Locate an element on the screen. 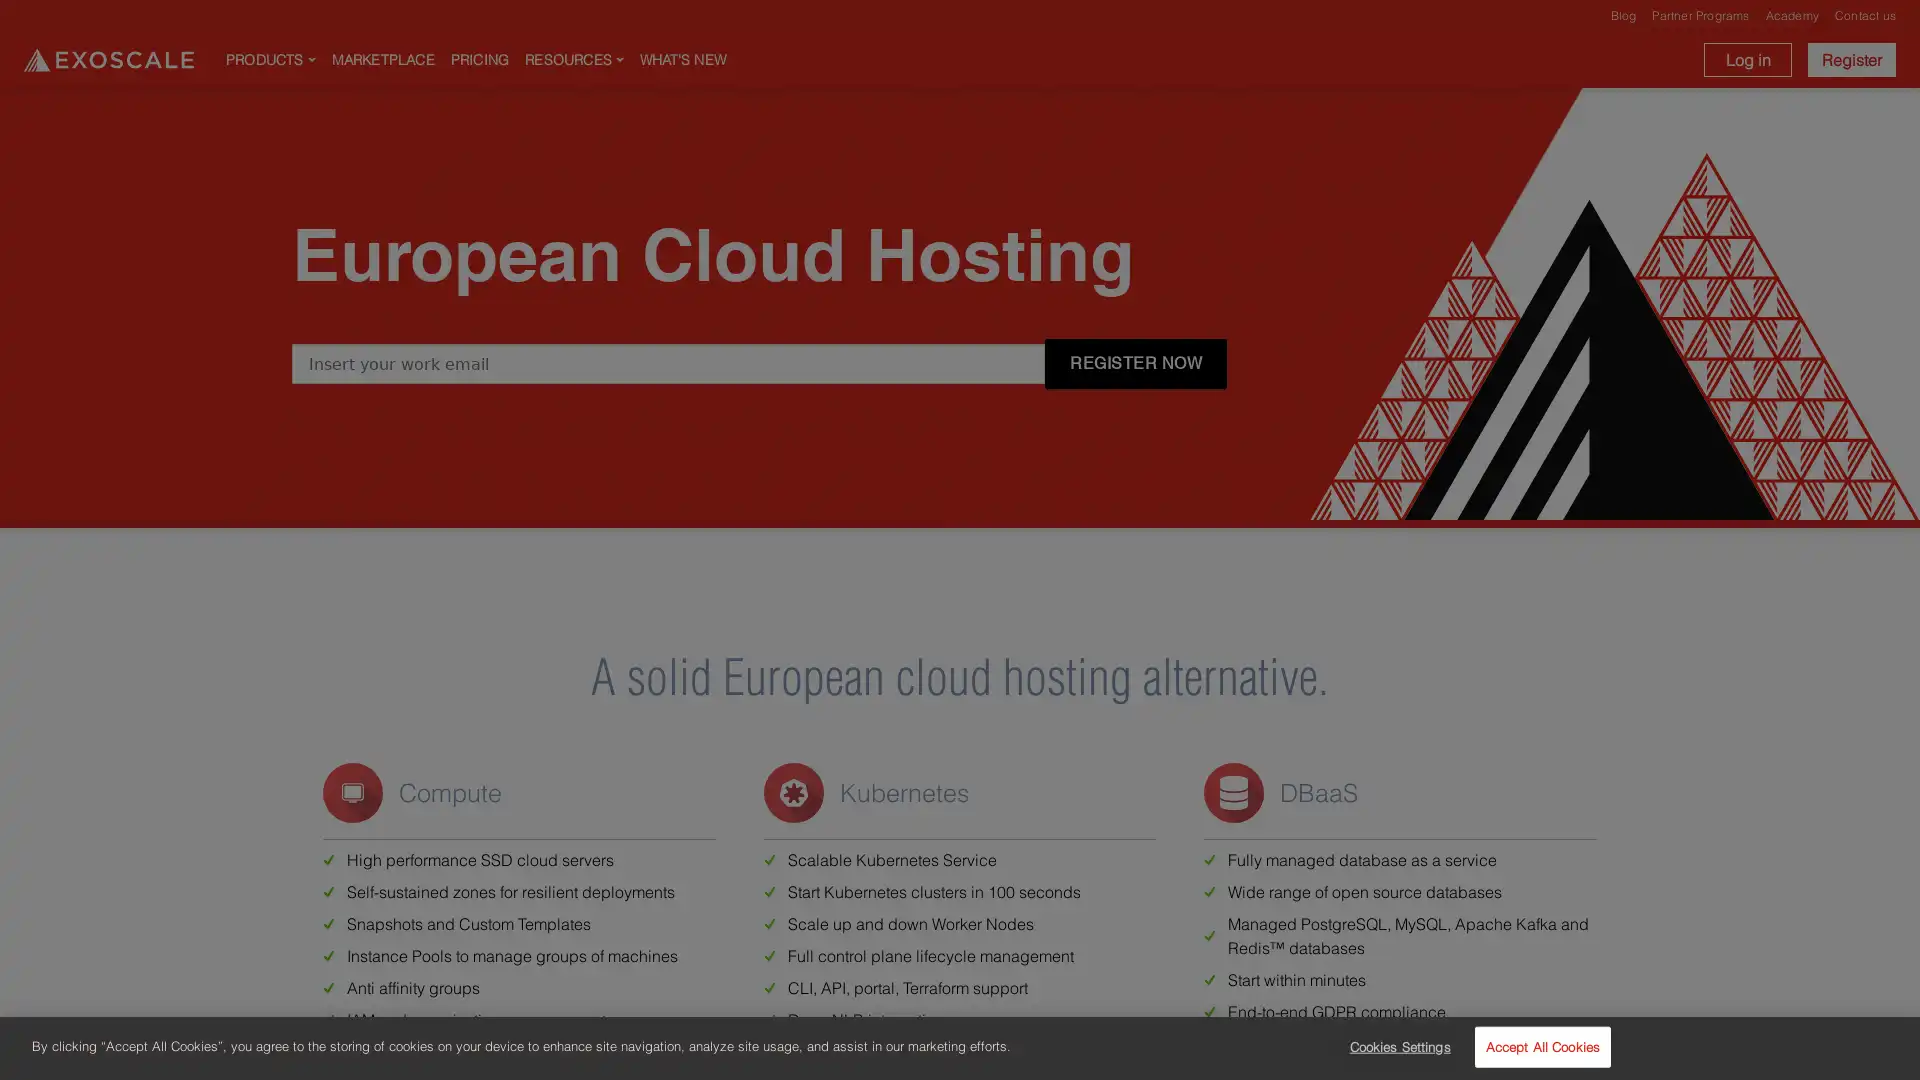 Image resolution: width=1920 pixels, height=1080 pixels. Cookies Settings is located at coordinates (1393, 1045).